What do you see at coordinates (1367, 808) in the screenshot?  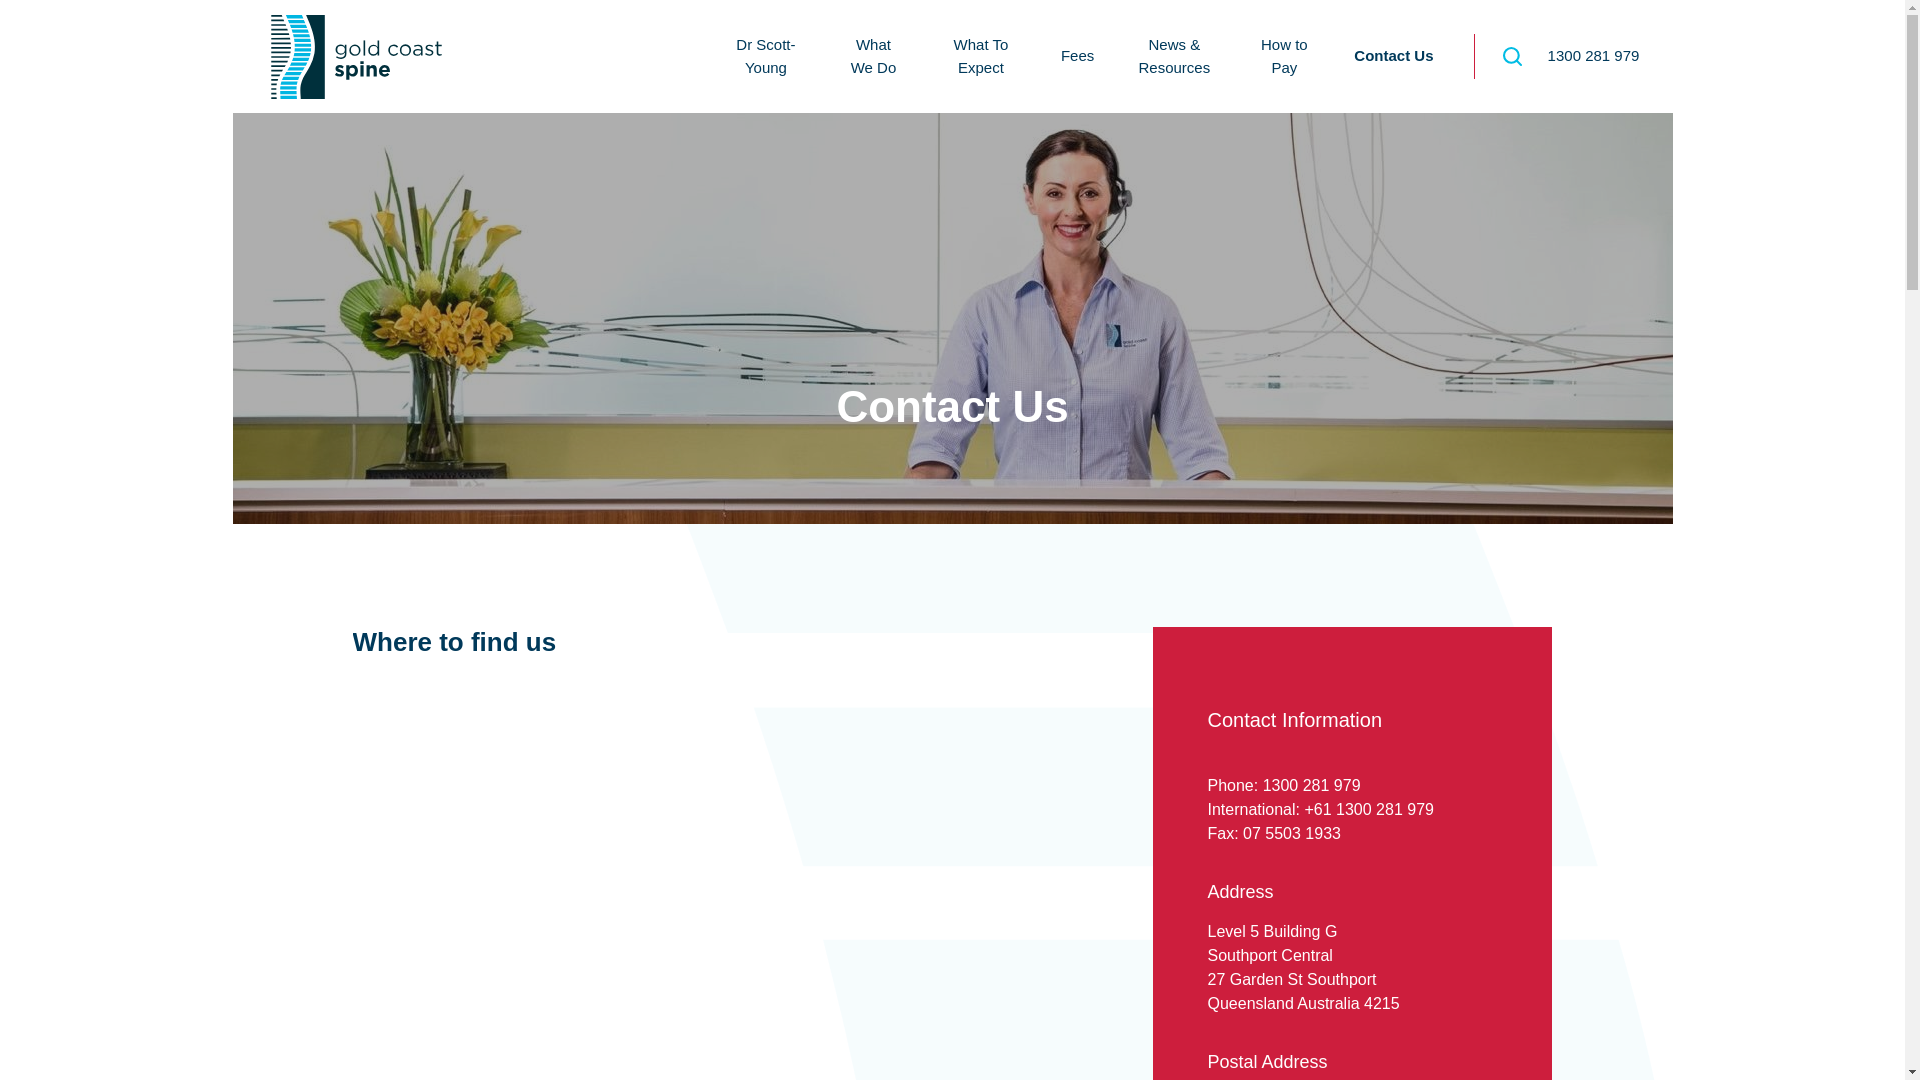 I see `'+61 1300 281 979'` at bounding box center [1367, 808].